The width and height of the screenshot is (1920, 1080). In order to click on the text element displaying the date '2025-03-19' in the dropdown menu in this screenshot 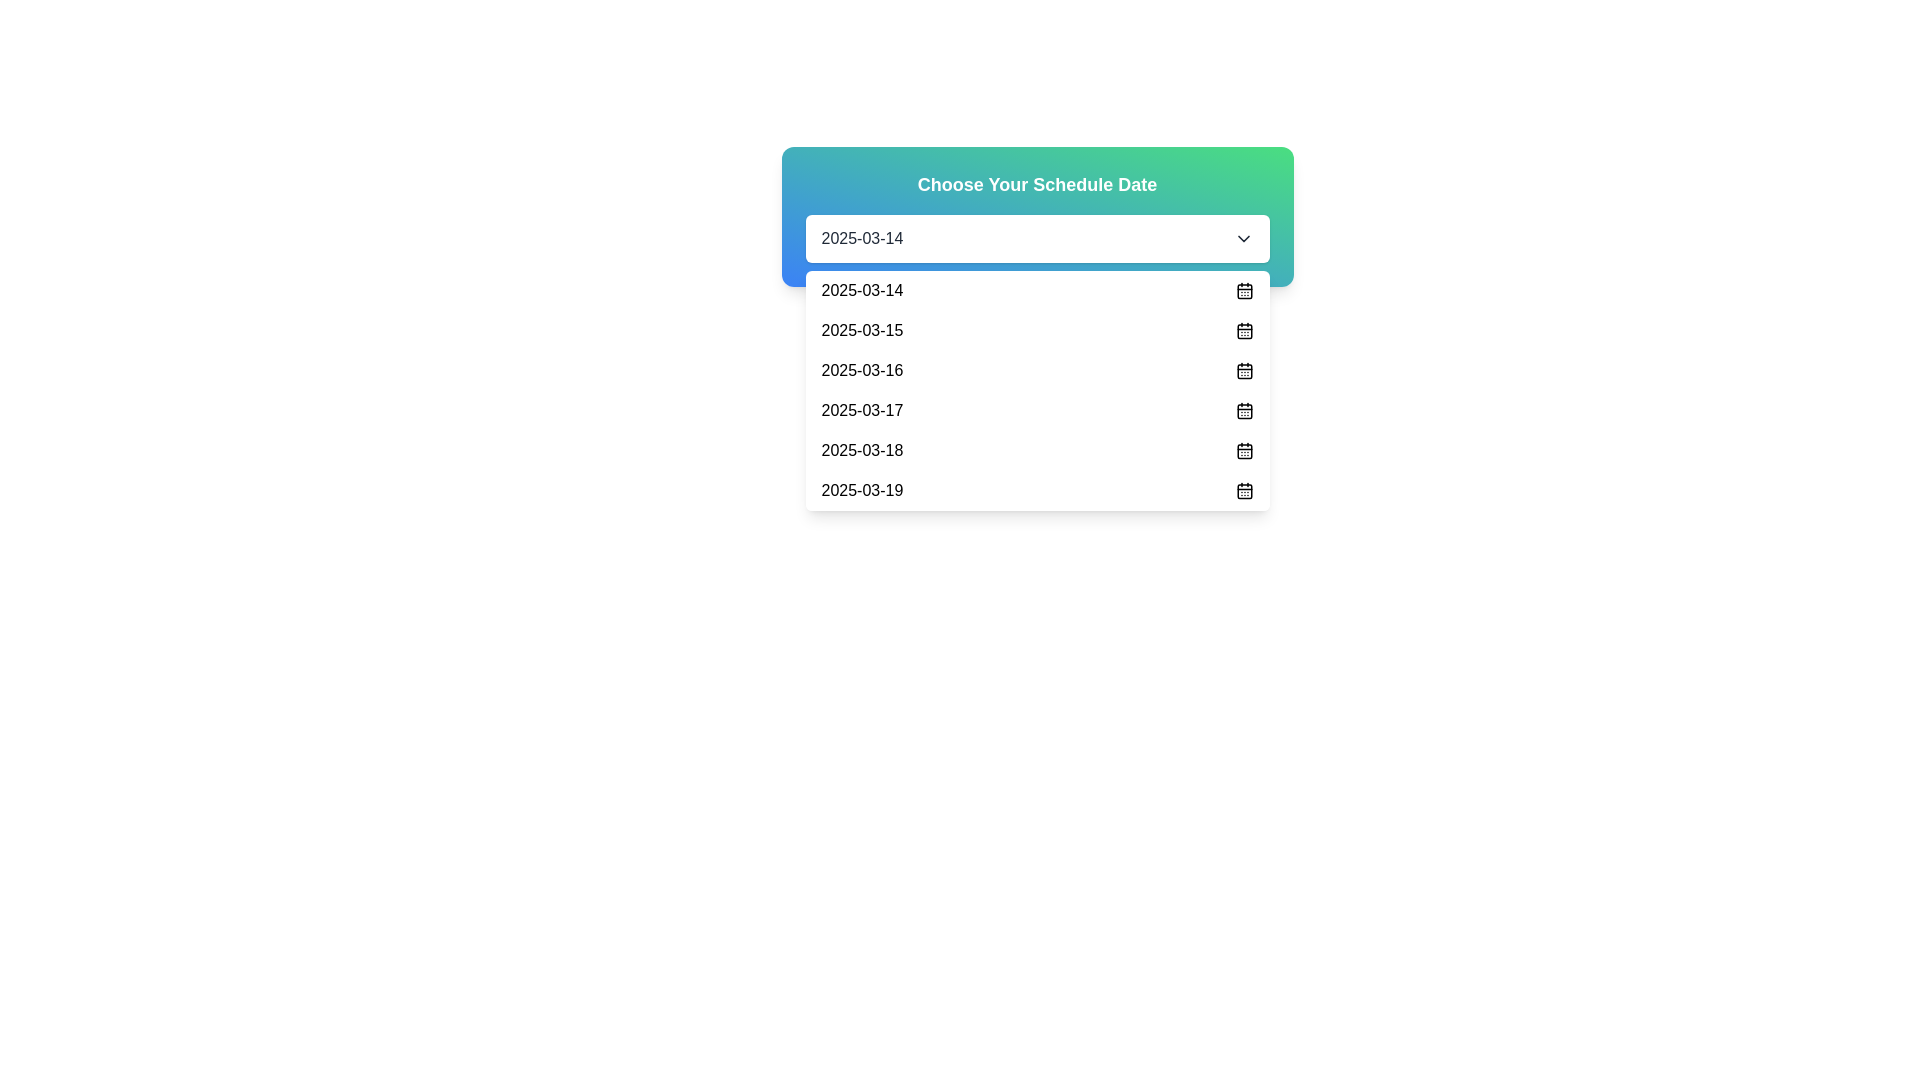, I will do `click(862, 490)`.